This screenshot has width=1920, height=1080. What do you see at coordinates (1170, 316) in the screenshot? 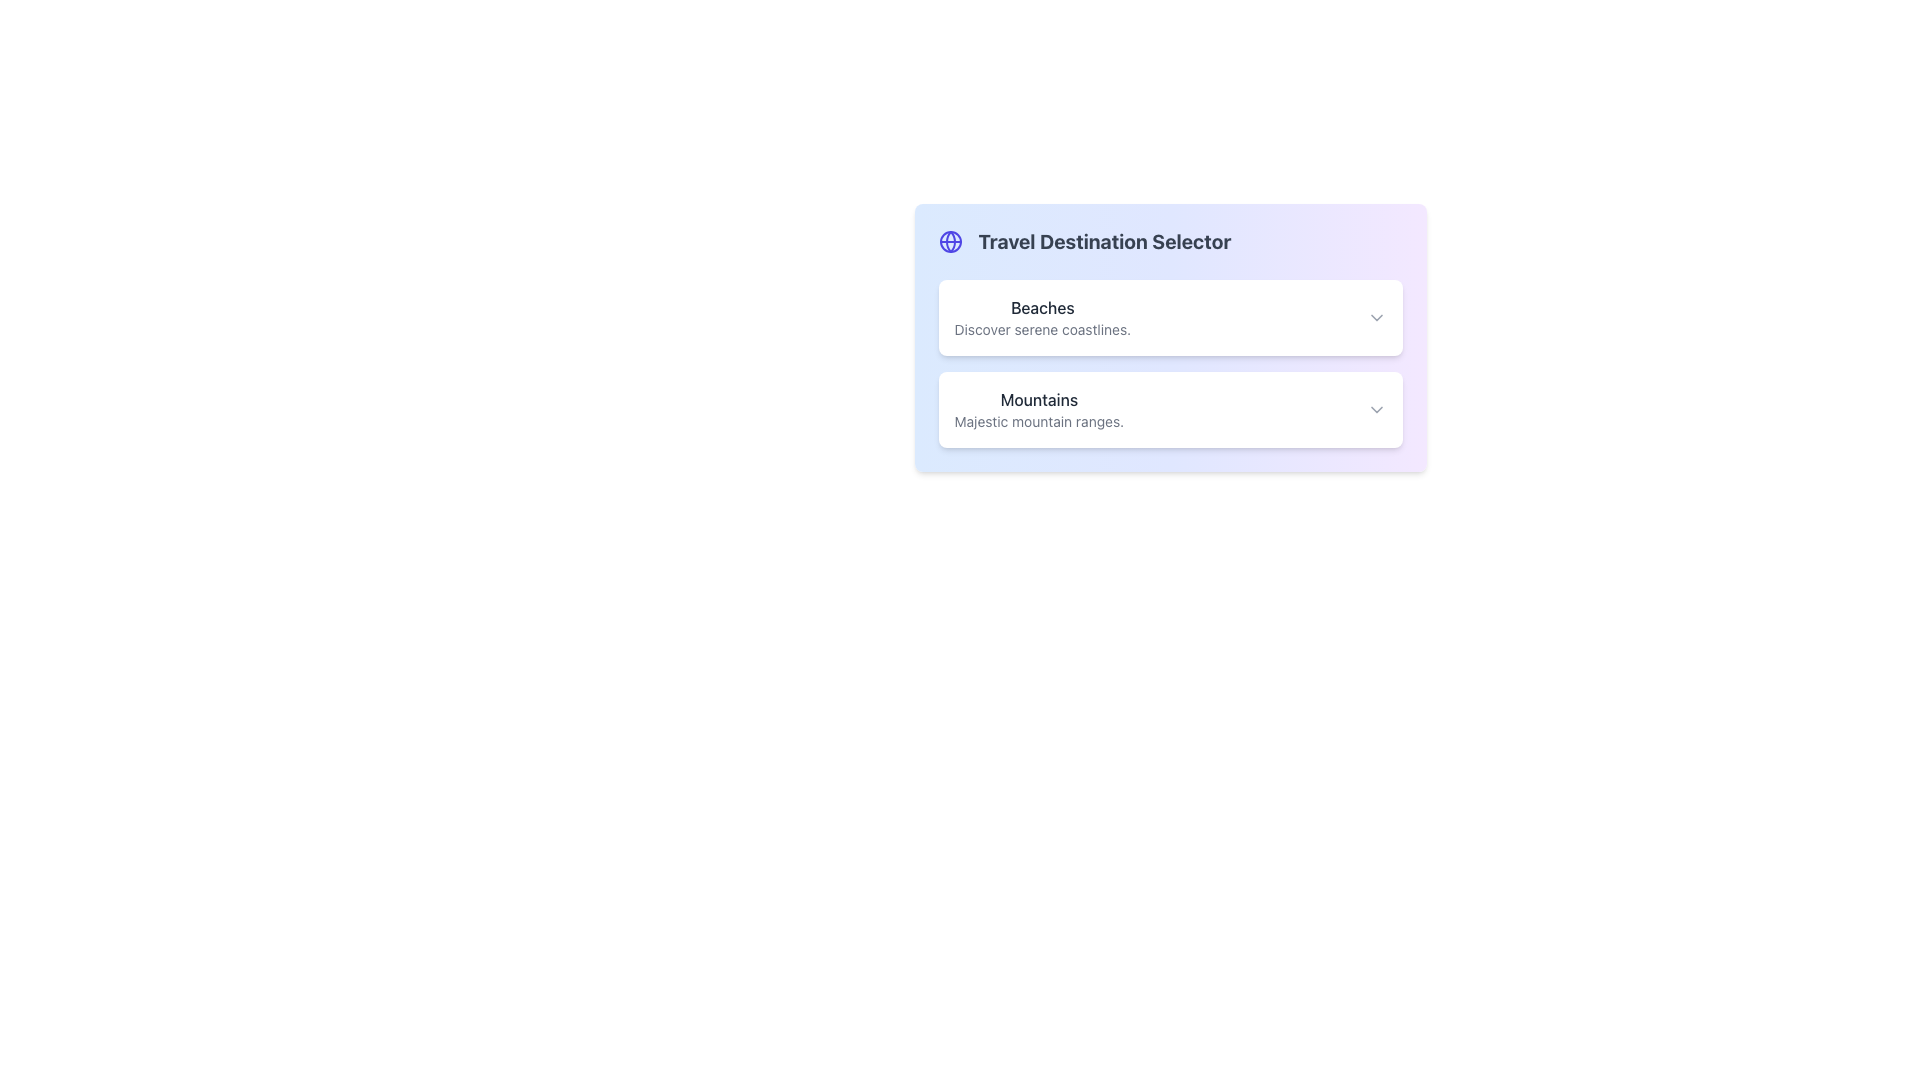
I see `the first selectable item in the travel destination selector` at bounding box center [1170, 316].